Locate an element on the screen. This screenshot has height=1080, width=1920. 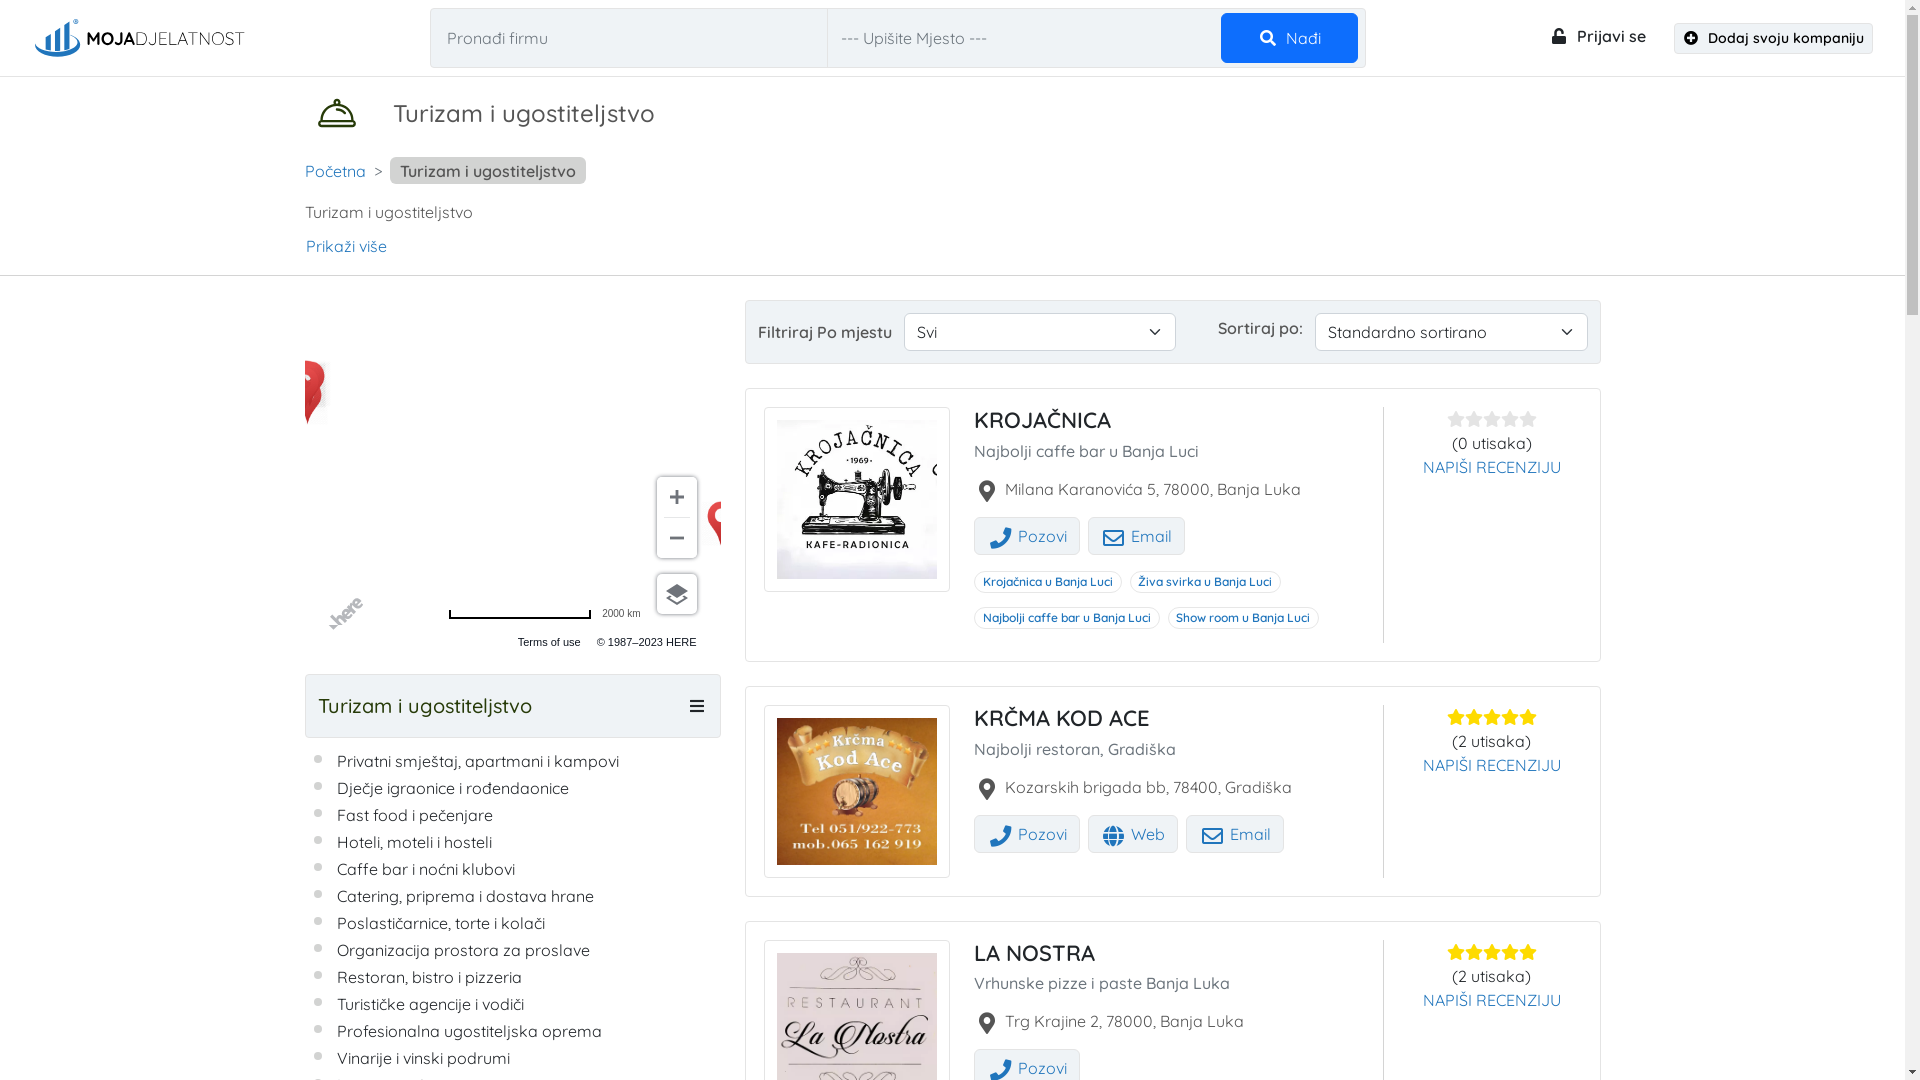
'Zoom in' is located at coordinates (656, 496).